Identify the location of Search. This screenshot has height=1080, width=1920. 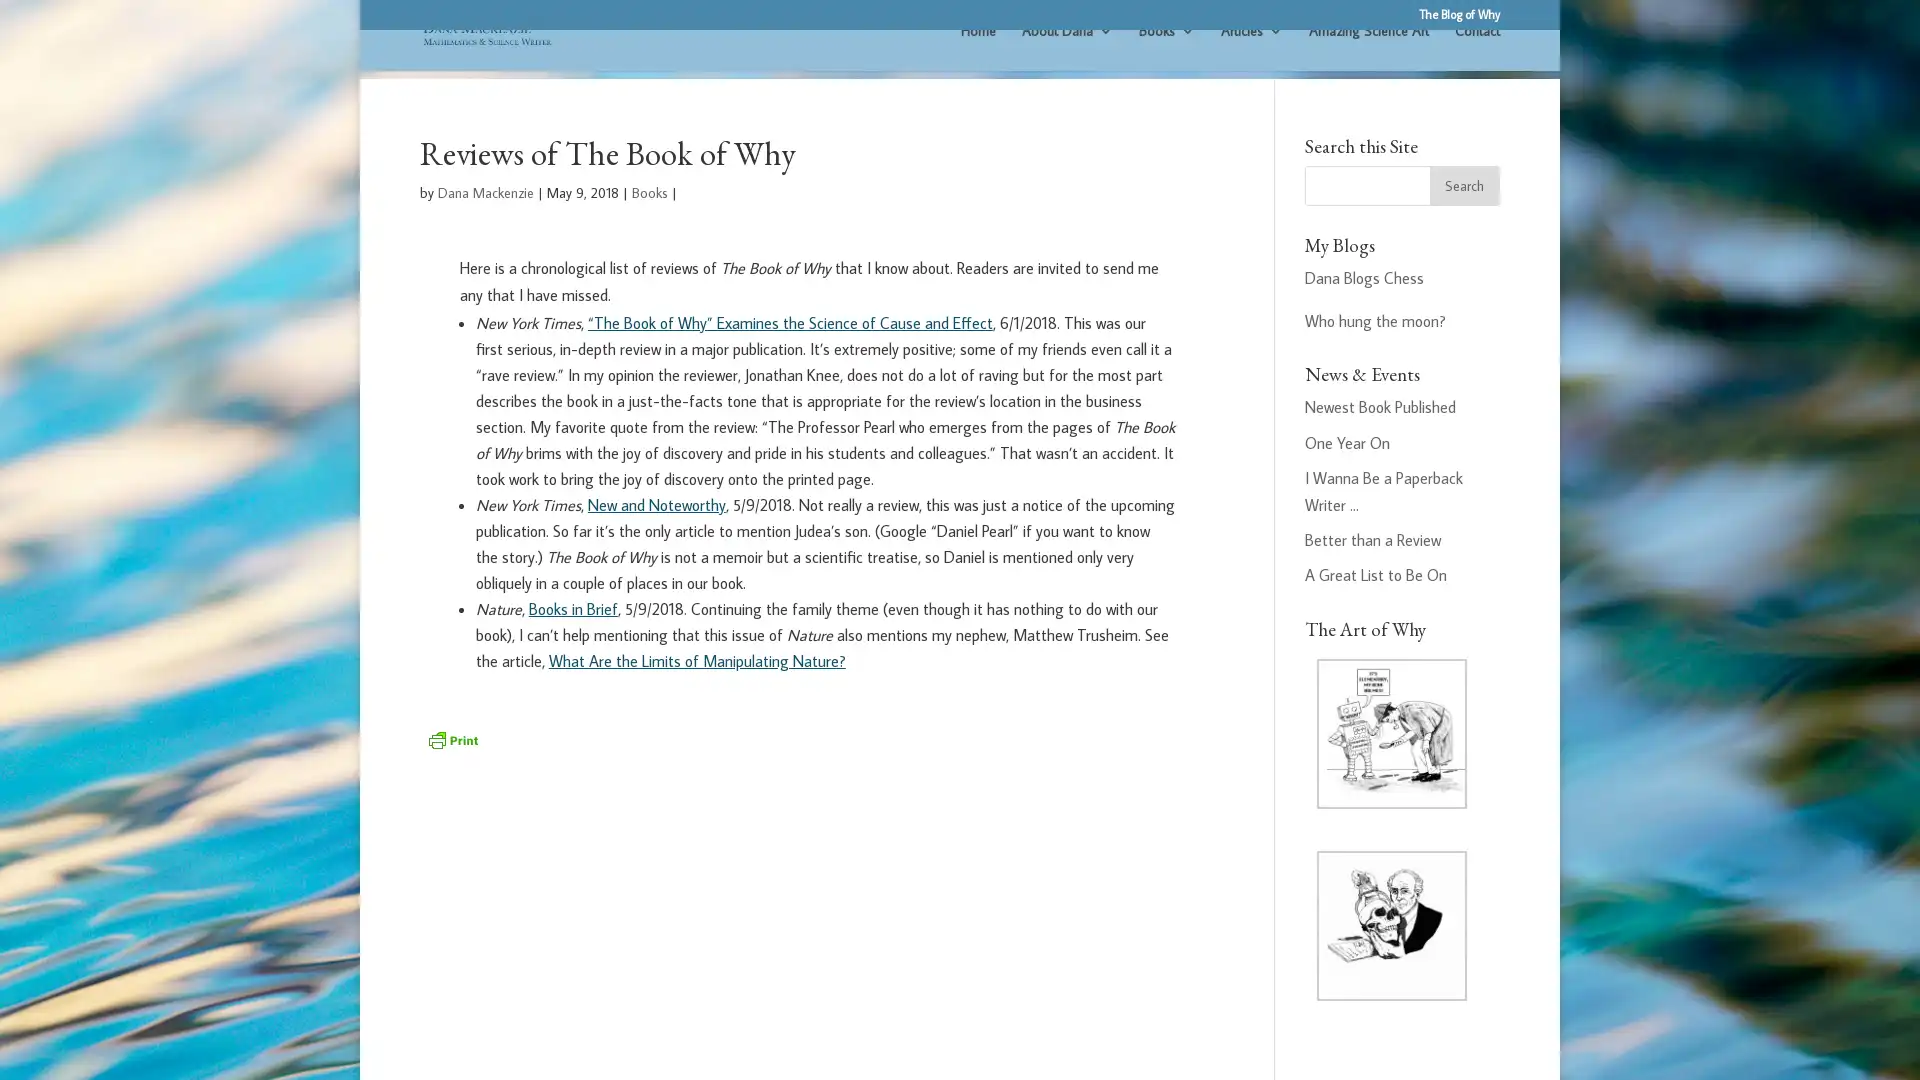
(1464, 213).